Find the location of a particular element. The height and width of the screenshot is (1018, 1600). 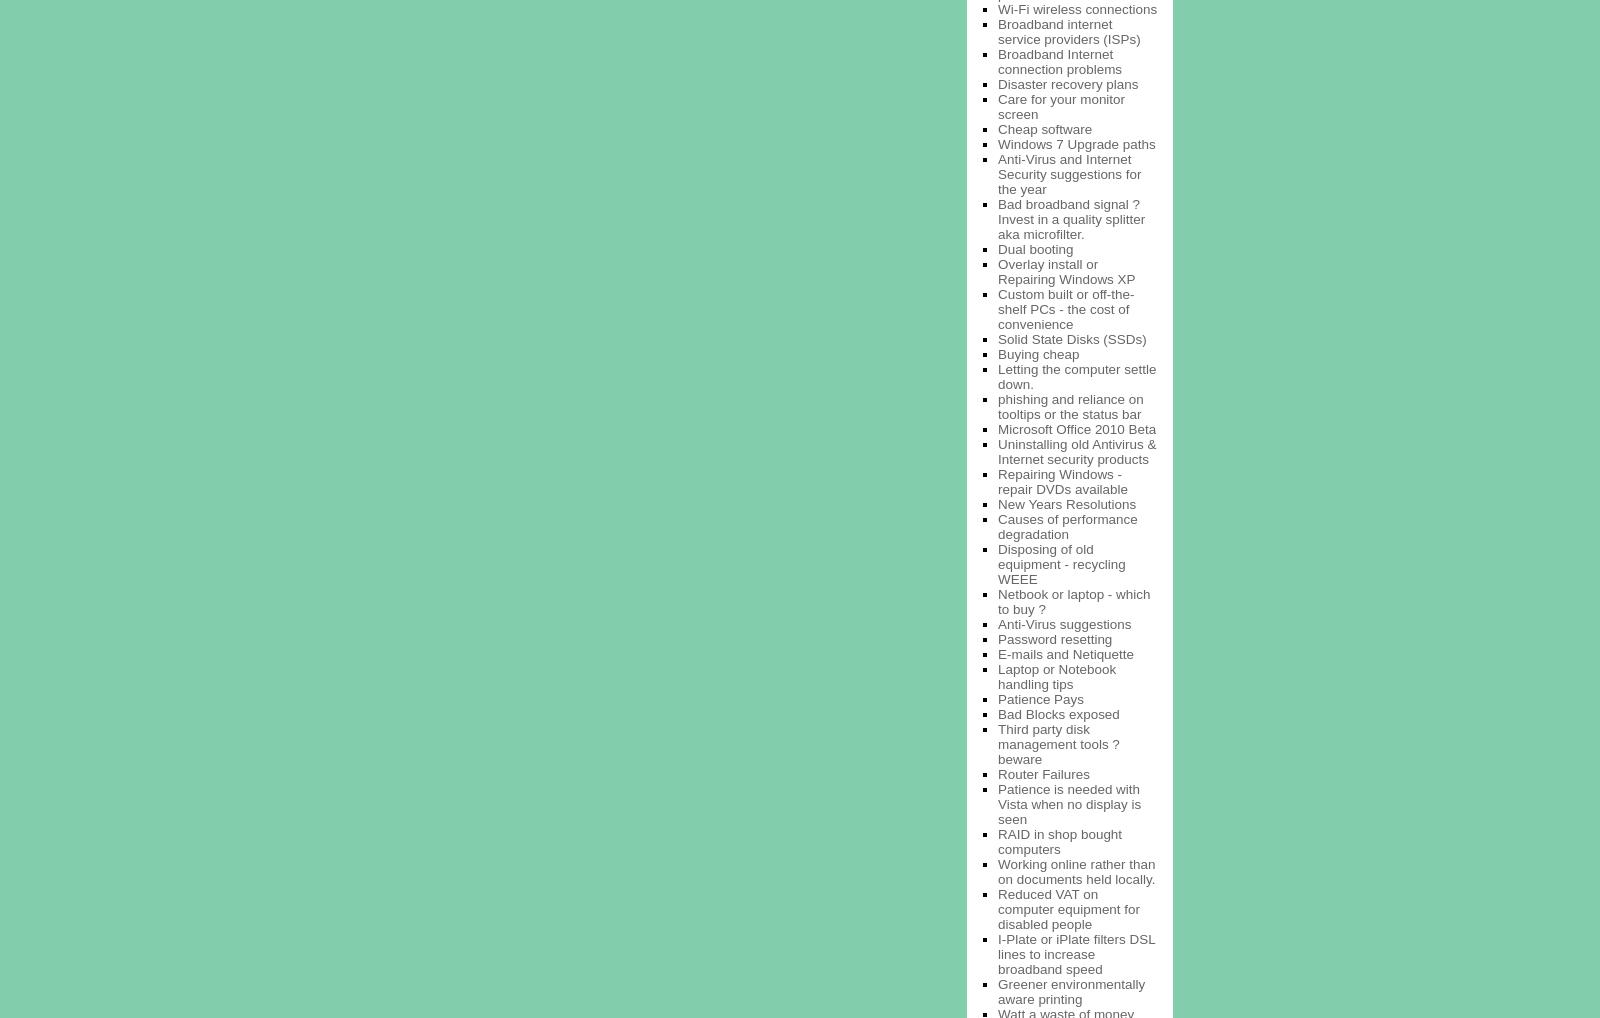

'Custom built or off-the-shelf PCs - the cost of convenience' is located at coordinates (1066, 307).